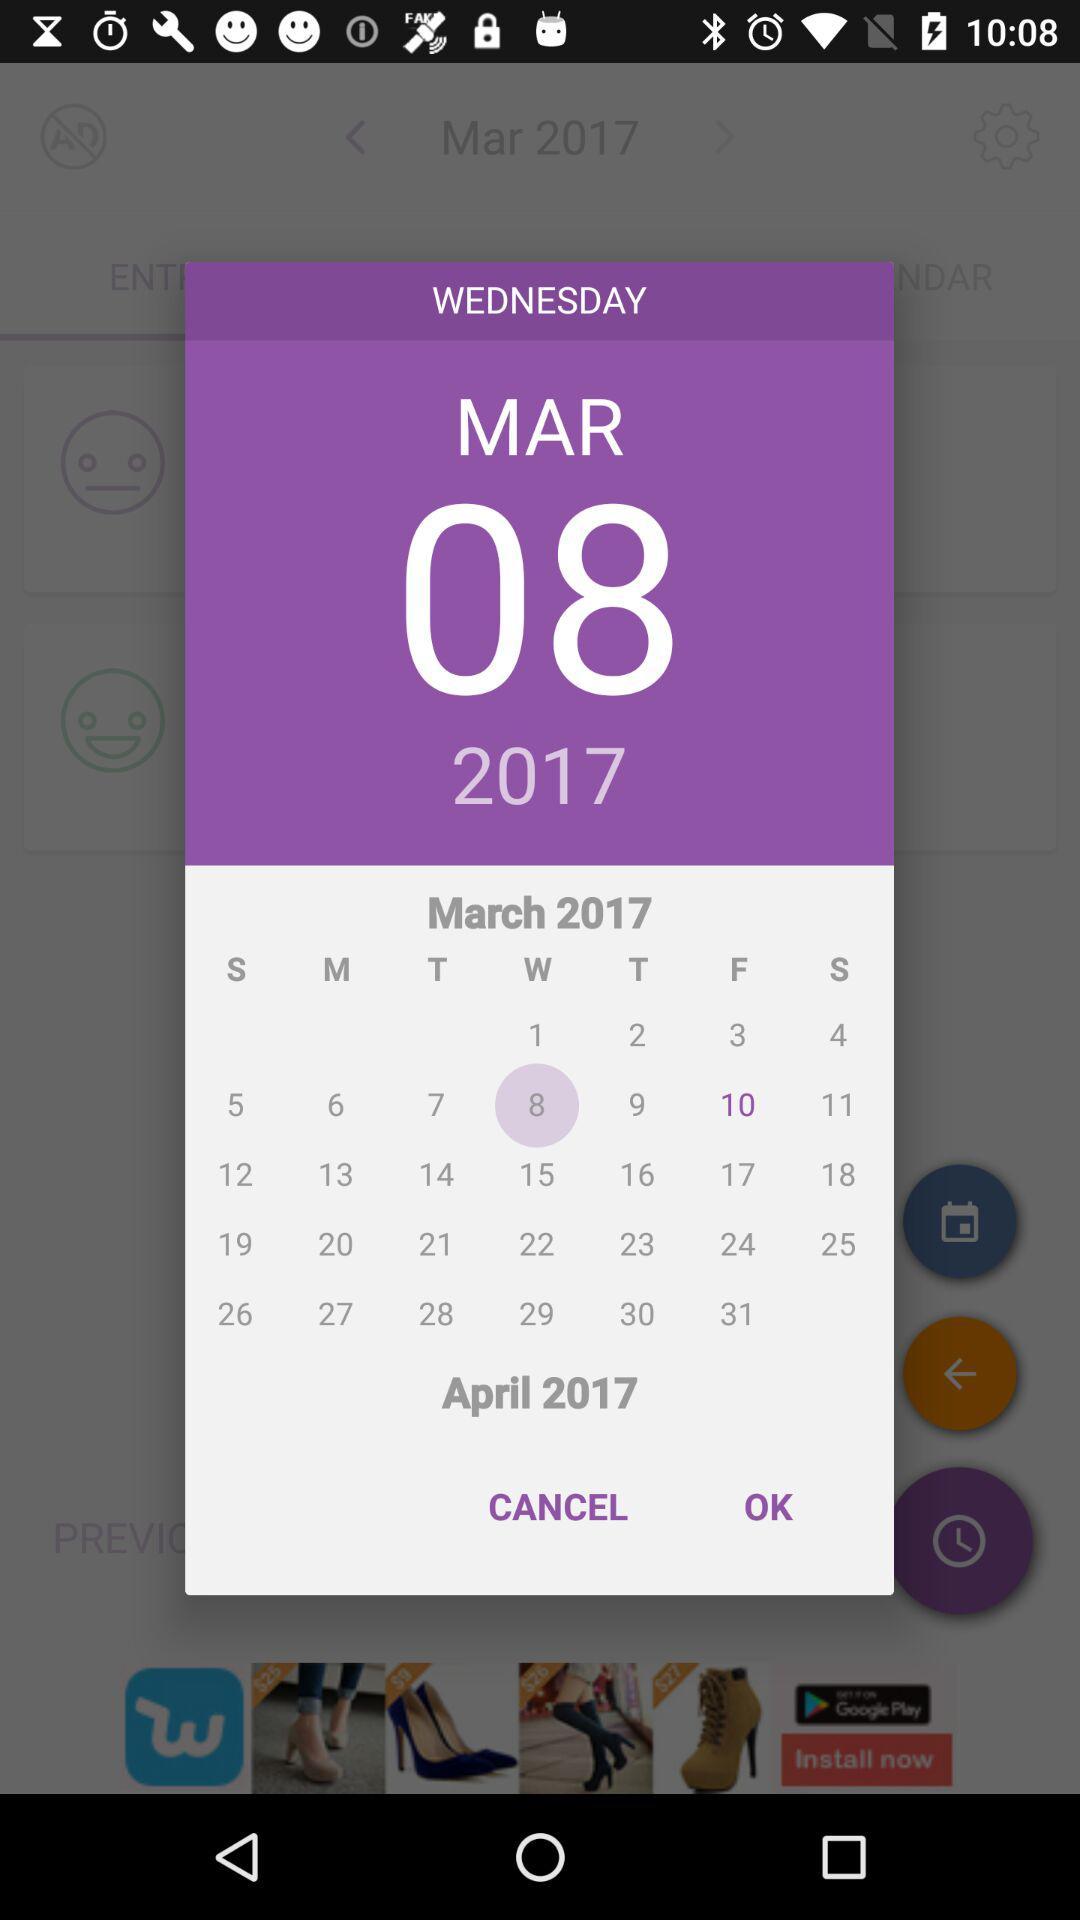  Describe the element at coordinates (558, 1506) in the screenshot. I see `the button to the left of ok button` at that location.